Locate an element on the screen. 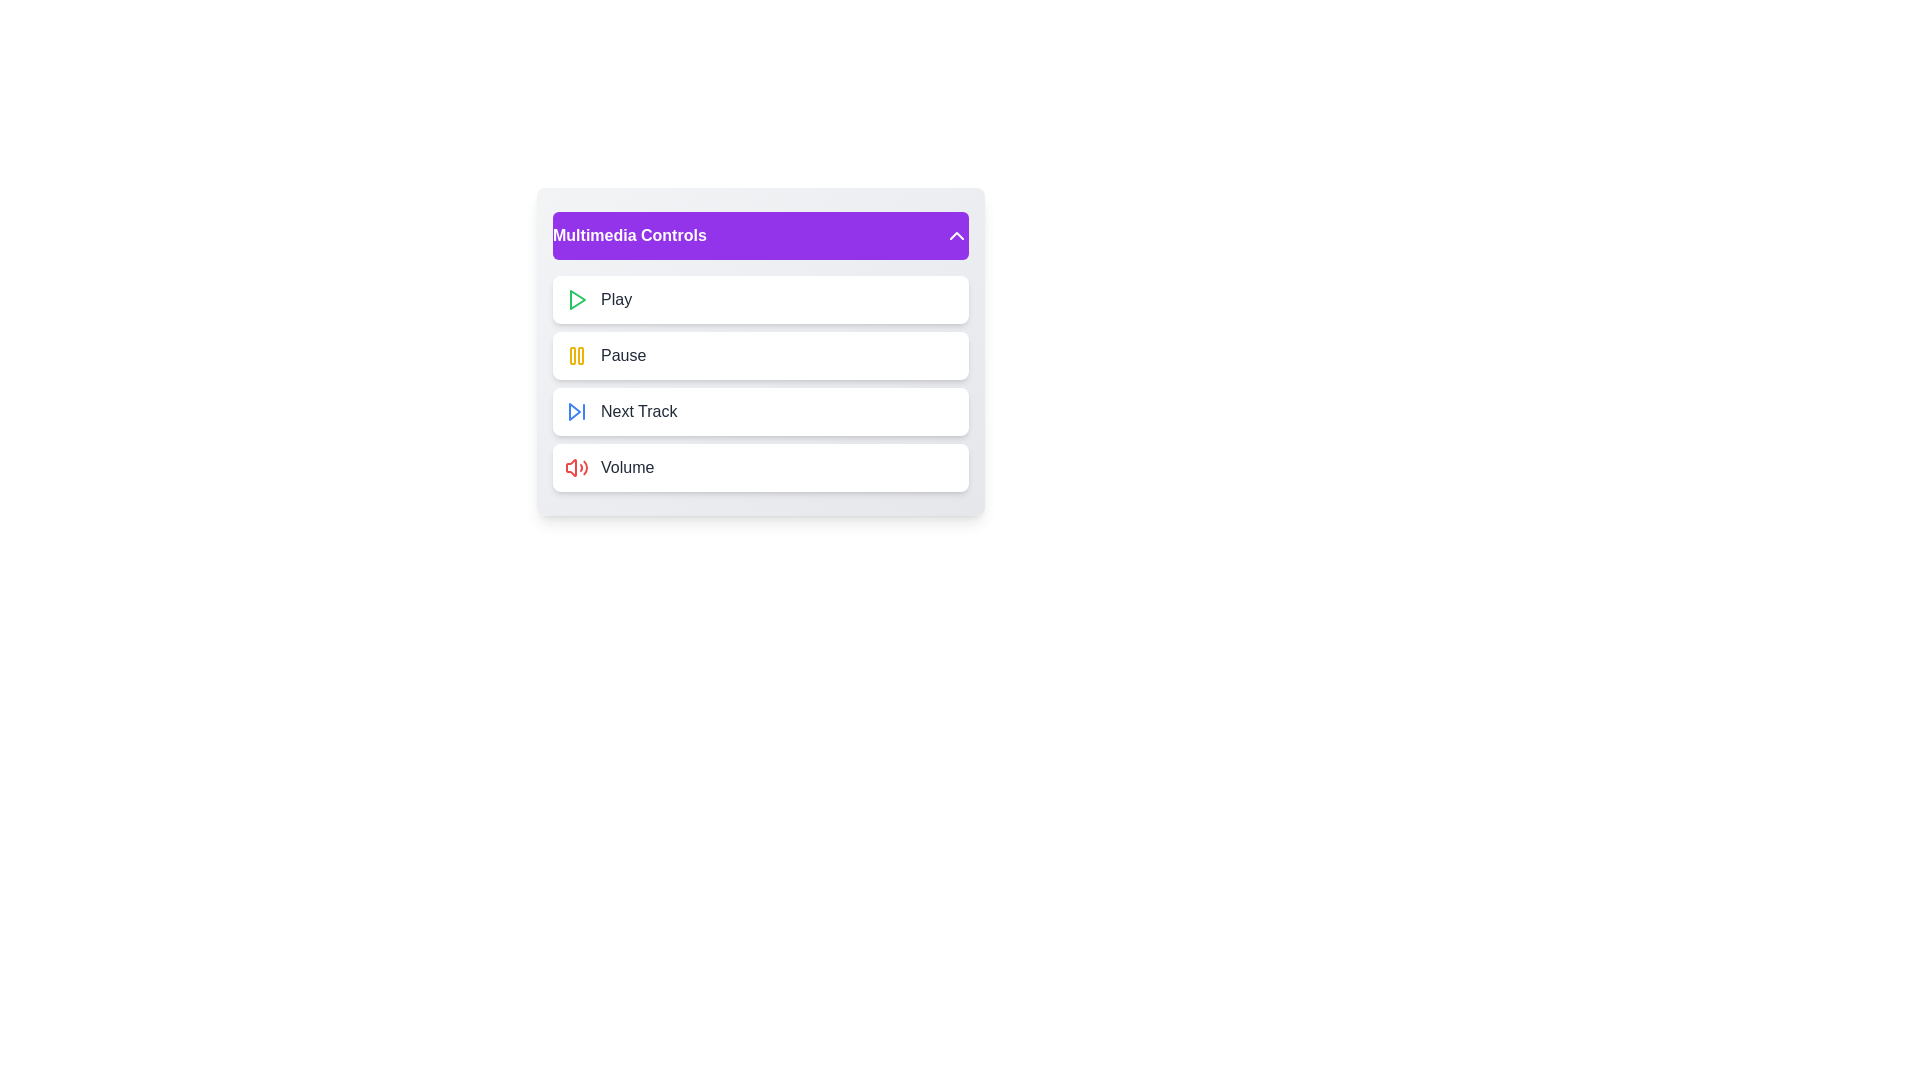 The image size is (1920, 1080). the Text label indicating volume adjustment located within the 'Multimedia Controls' menu, positioned to the right of the sound-related icon is located at coordinates (626, 467).